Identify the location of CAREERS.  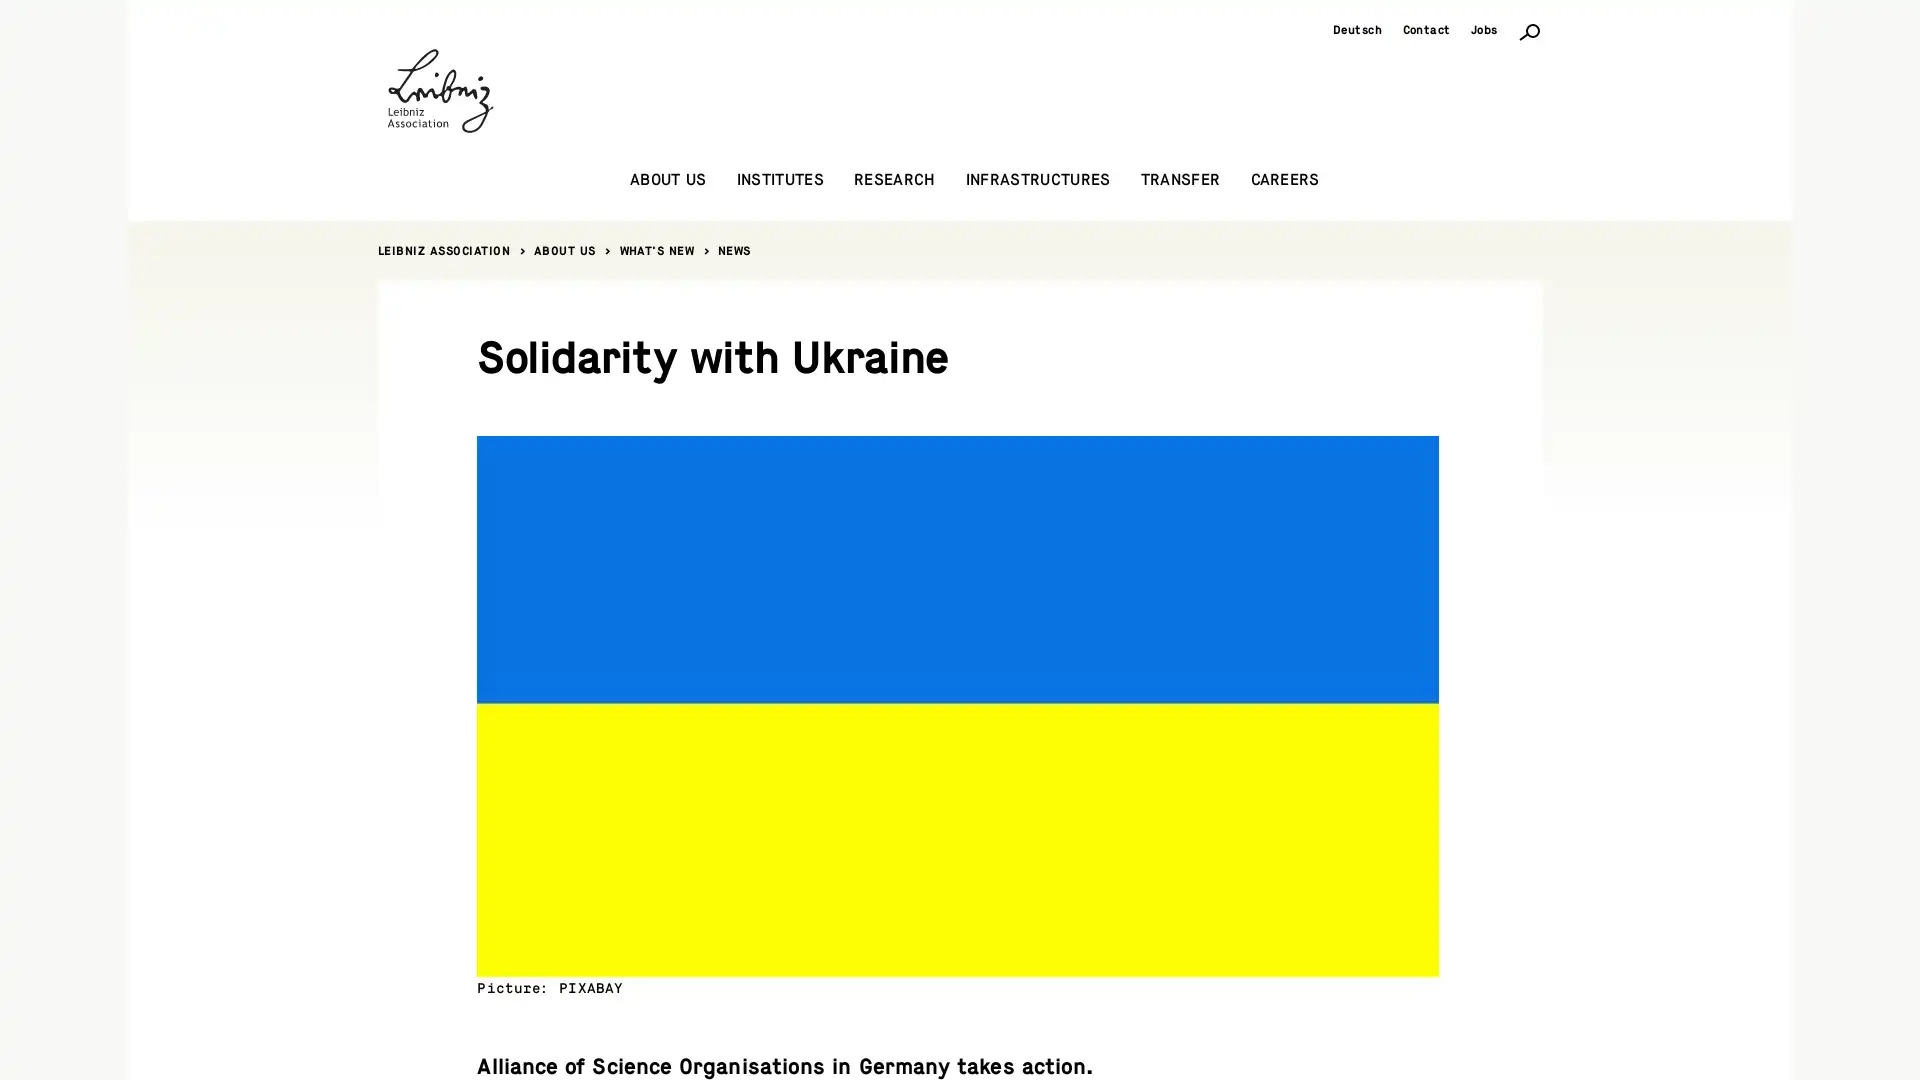
(1284, 180).